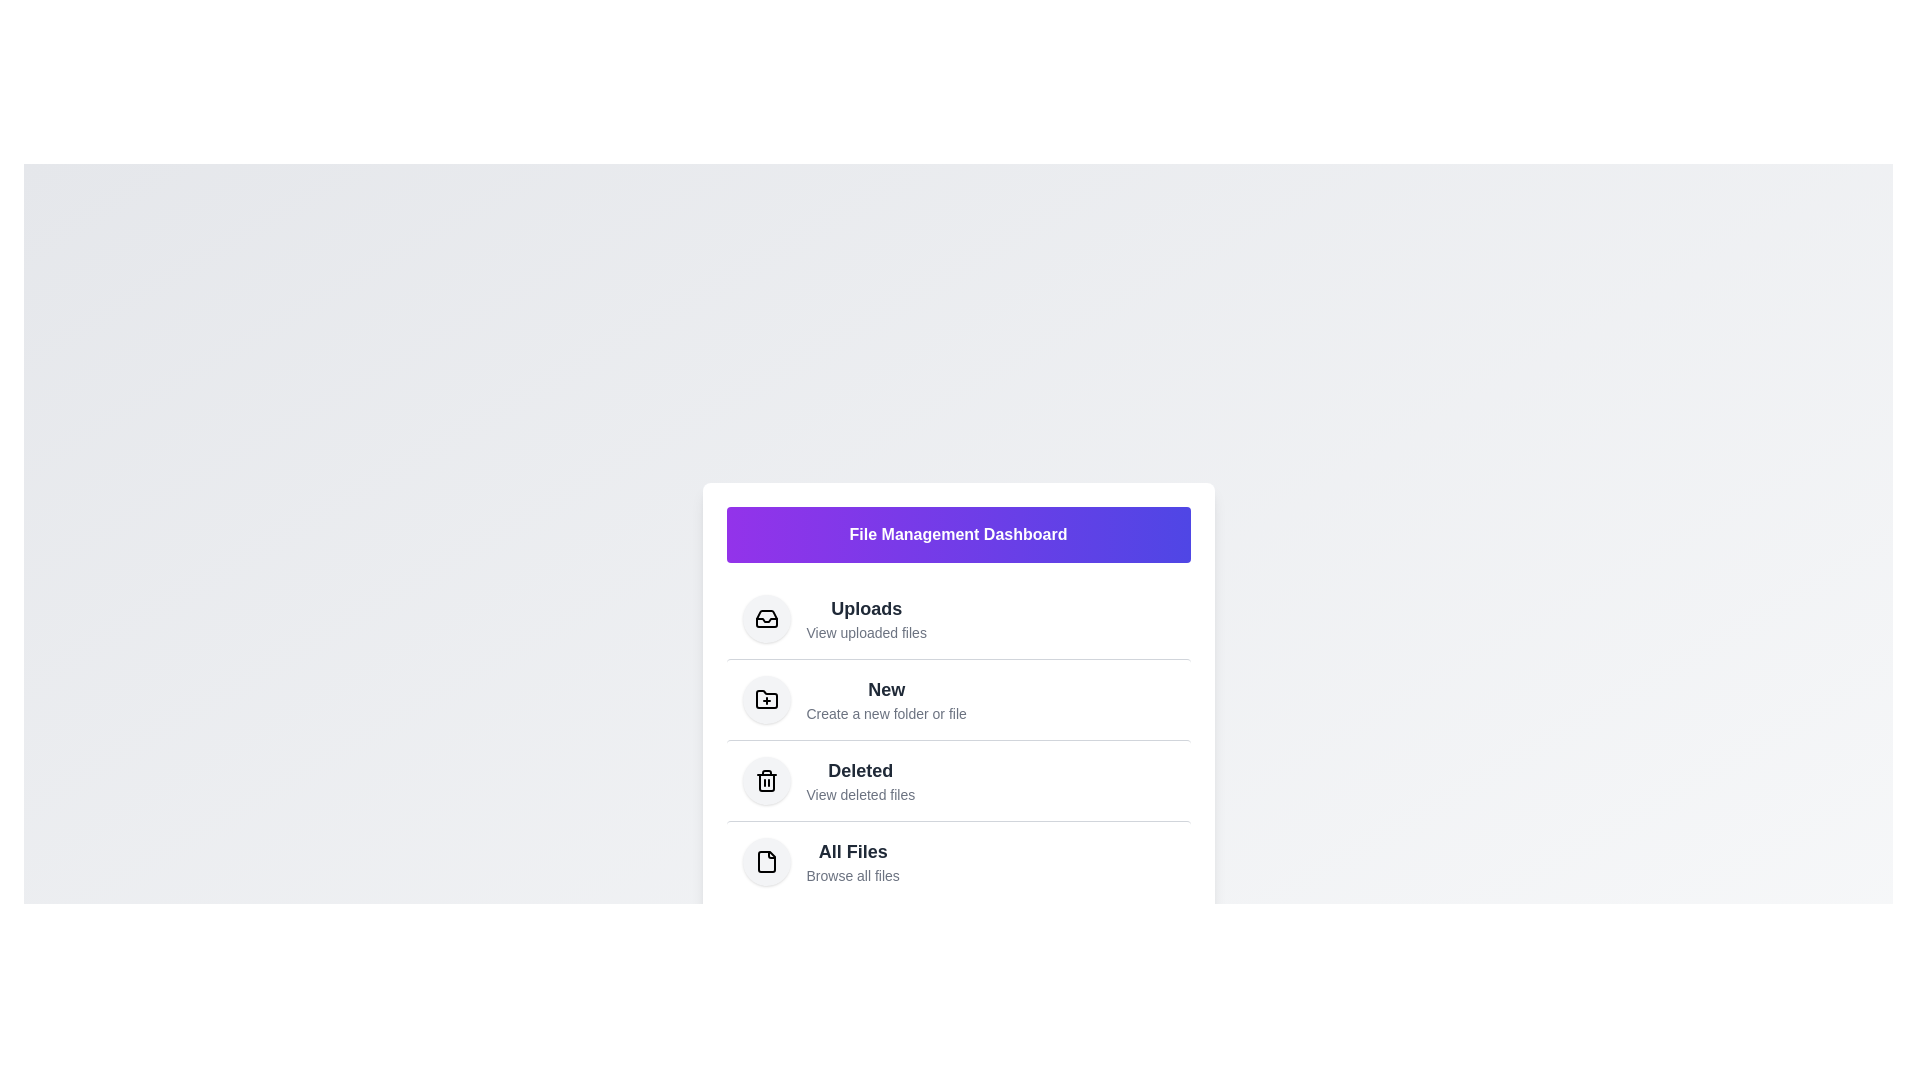 The height and width of the screenshot is (1080, 1920). I want to click on the text element labeled 'New' to select it, so click(885, 688).